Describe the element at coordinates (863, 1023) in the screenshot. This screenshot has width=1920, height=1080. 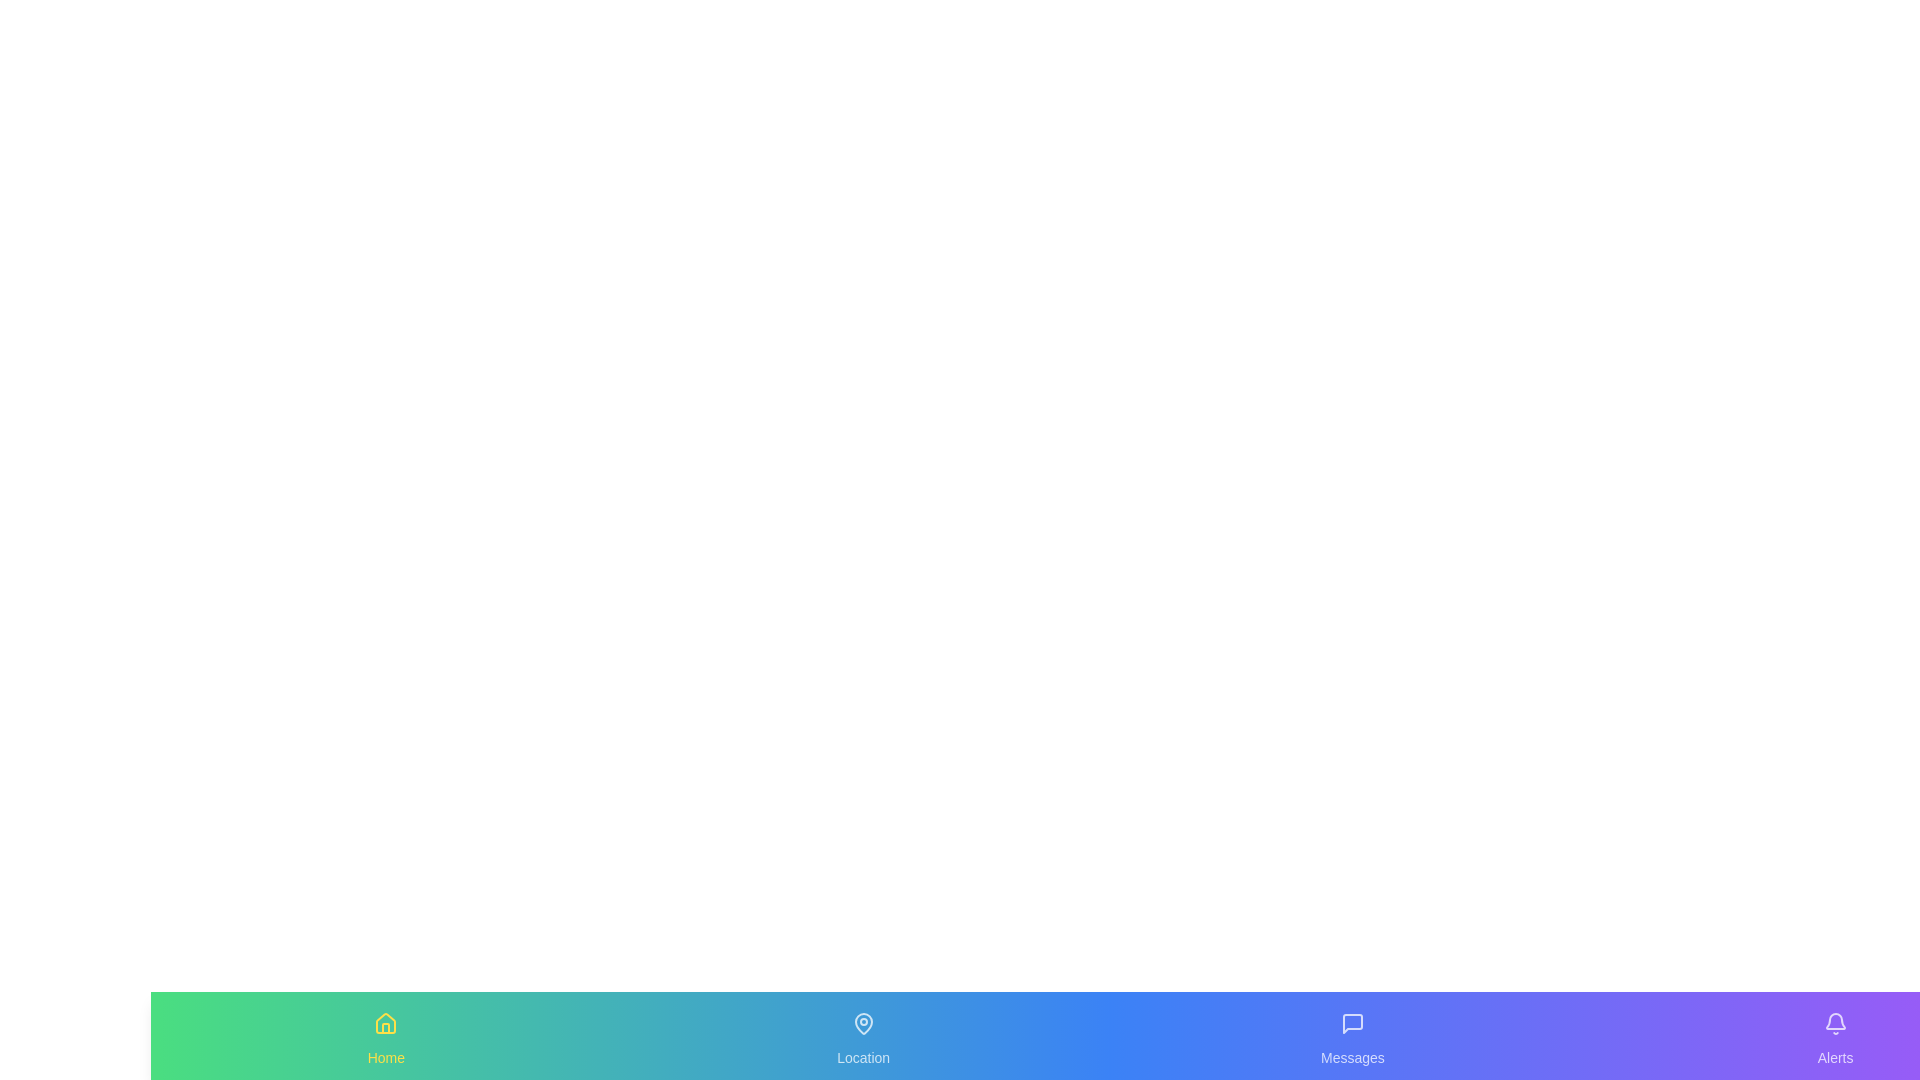
I see `the icon labeled 'Location' to observe its hover effect` at that location.